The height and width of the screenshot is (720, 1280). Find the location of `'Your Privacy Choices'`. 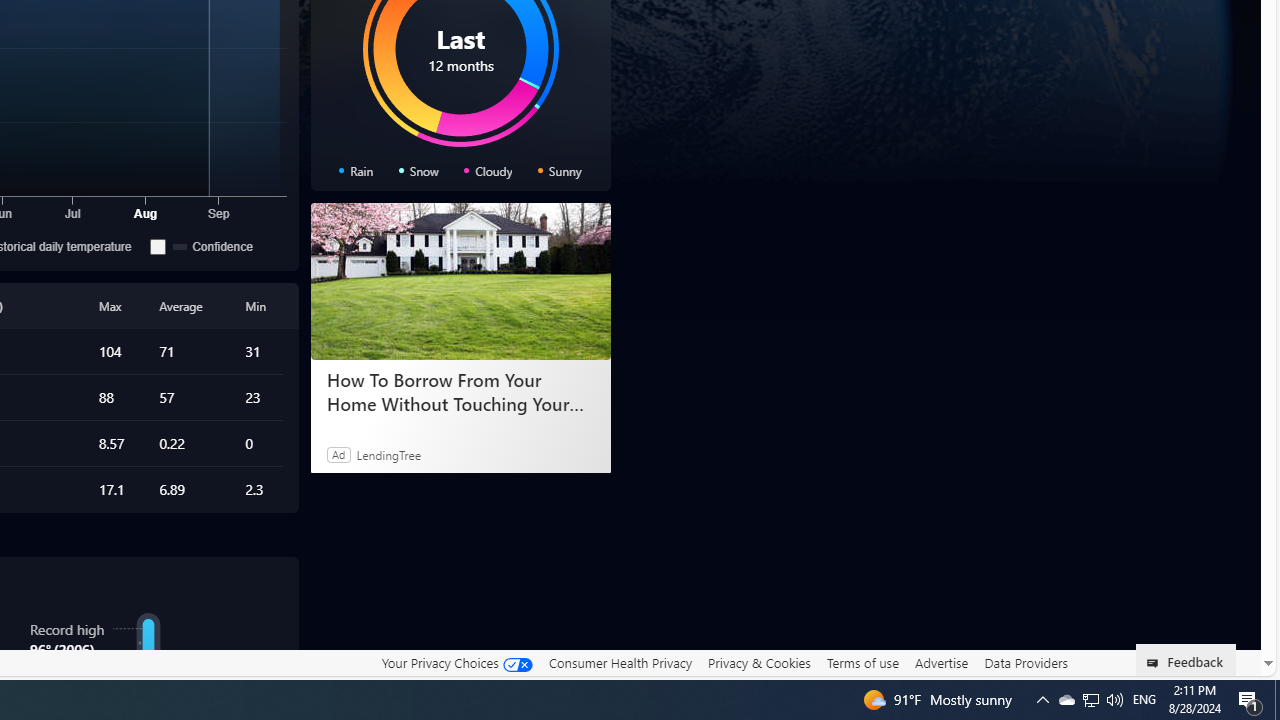

'Your Privacy Choices' is located at coordinates (455, 662).